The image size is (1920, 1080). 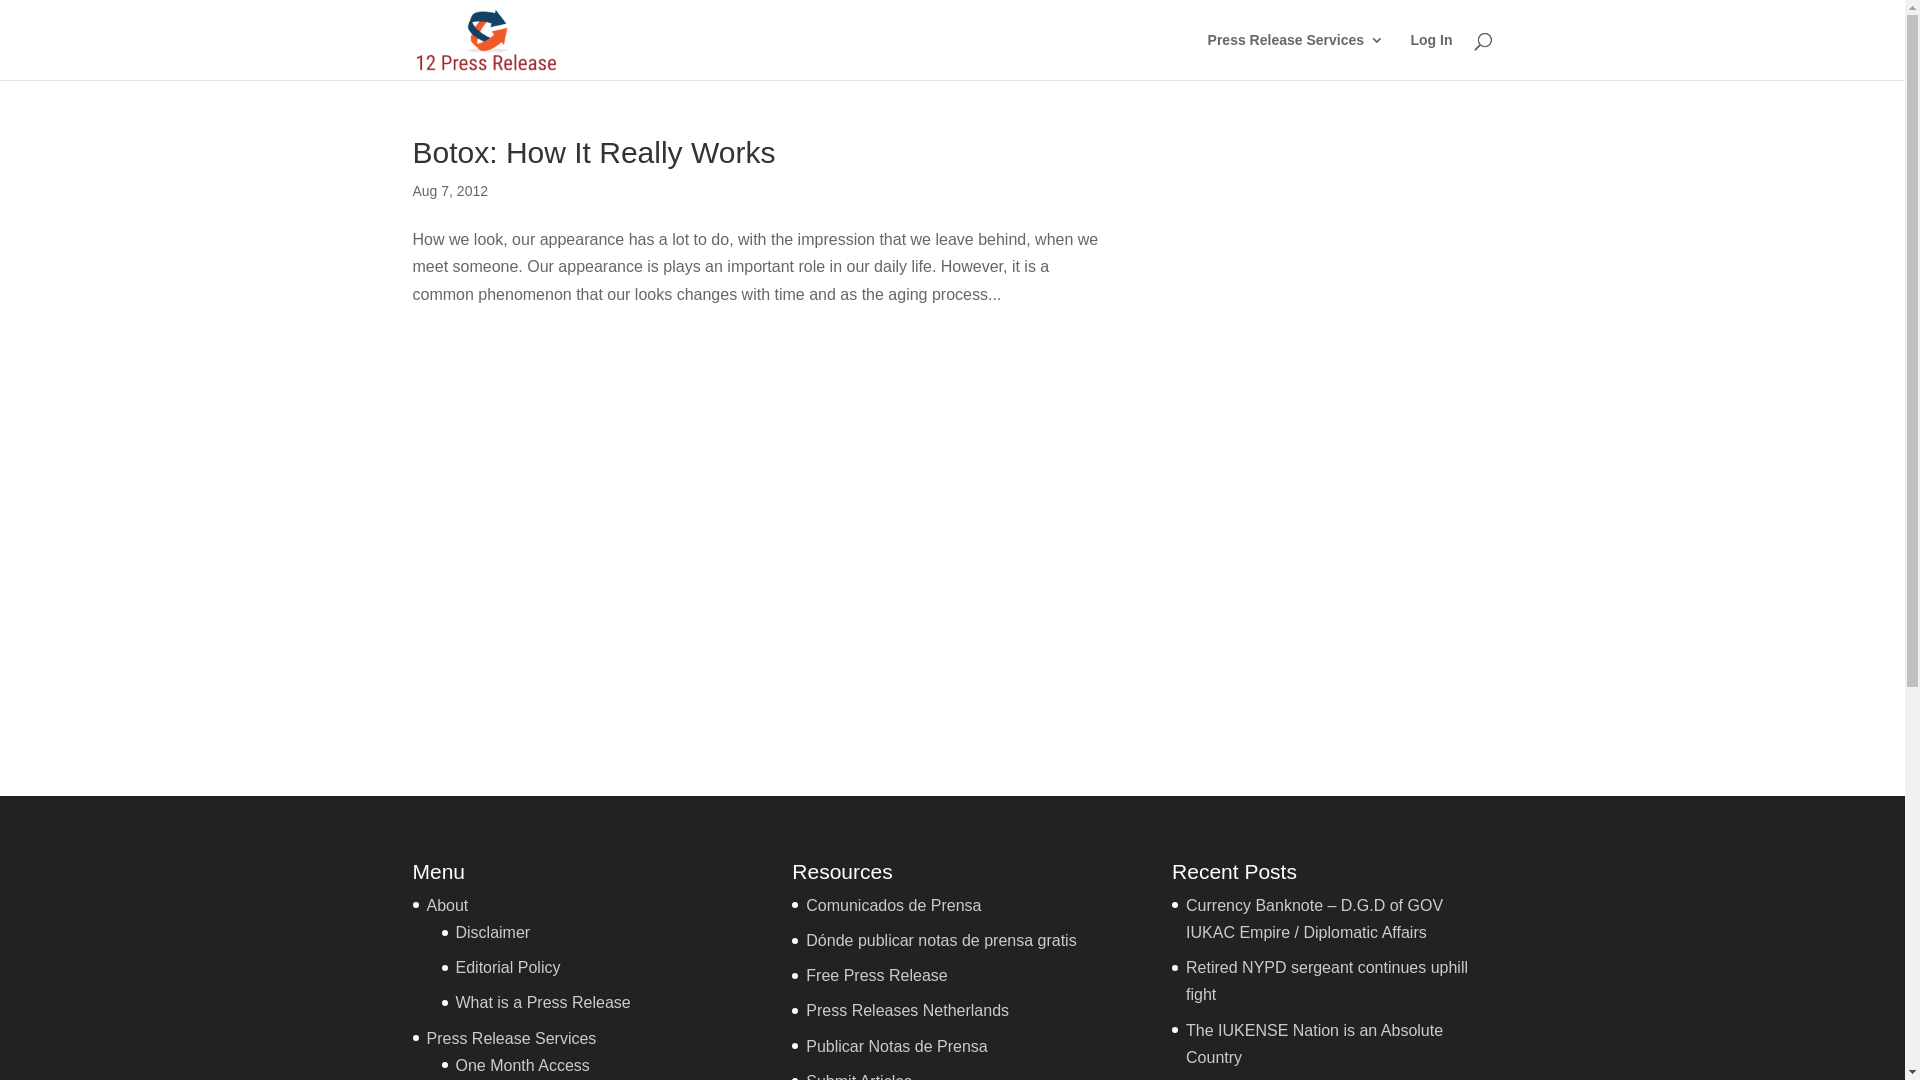 I want to click on 'Press Release Services', so click(x=1207, y=55).